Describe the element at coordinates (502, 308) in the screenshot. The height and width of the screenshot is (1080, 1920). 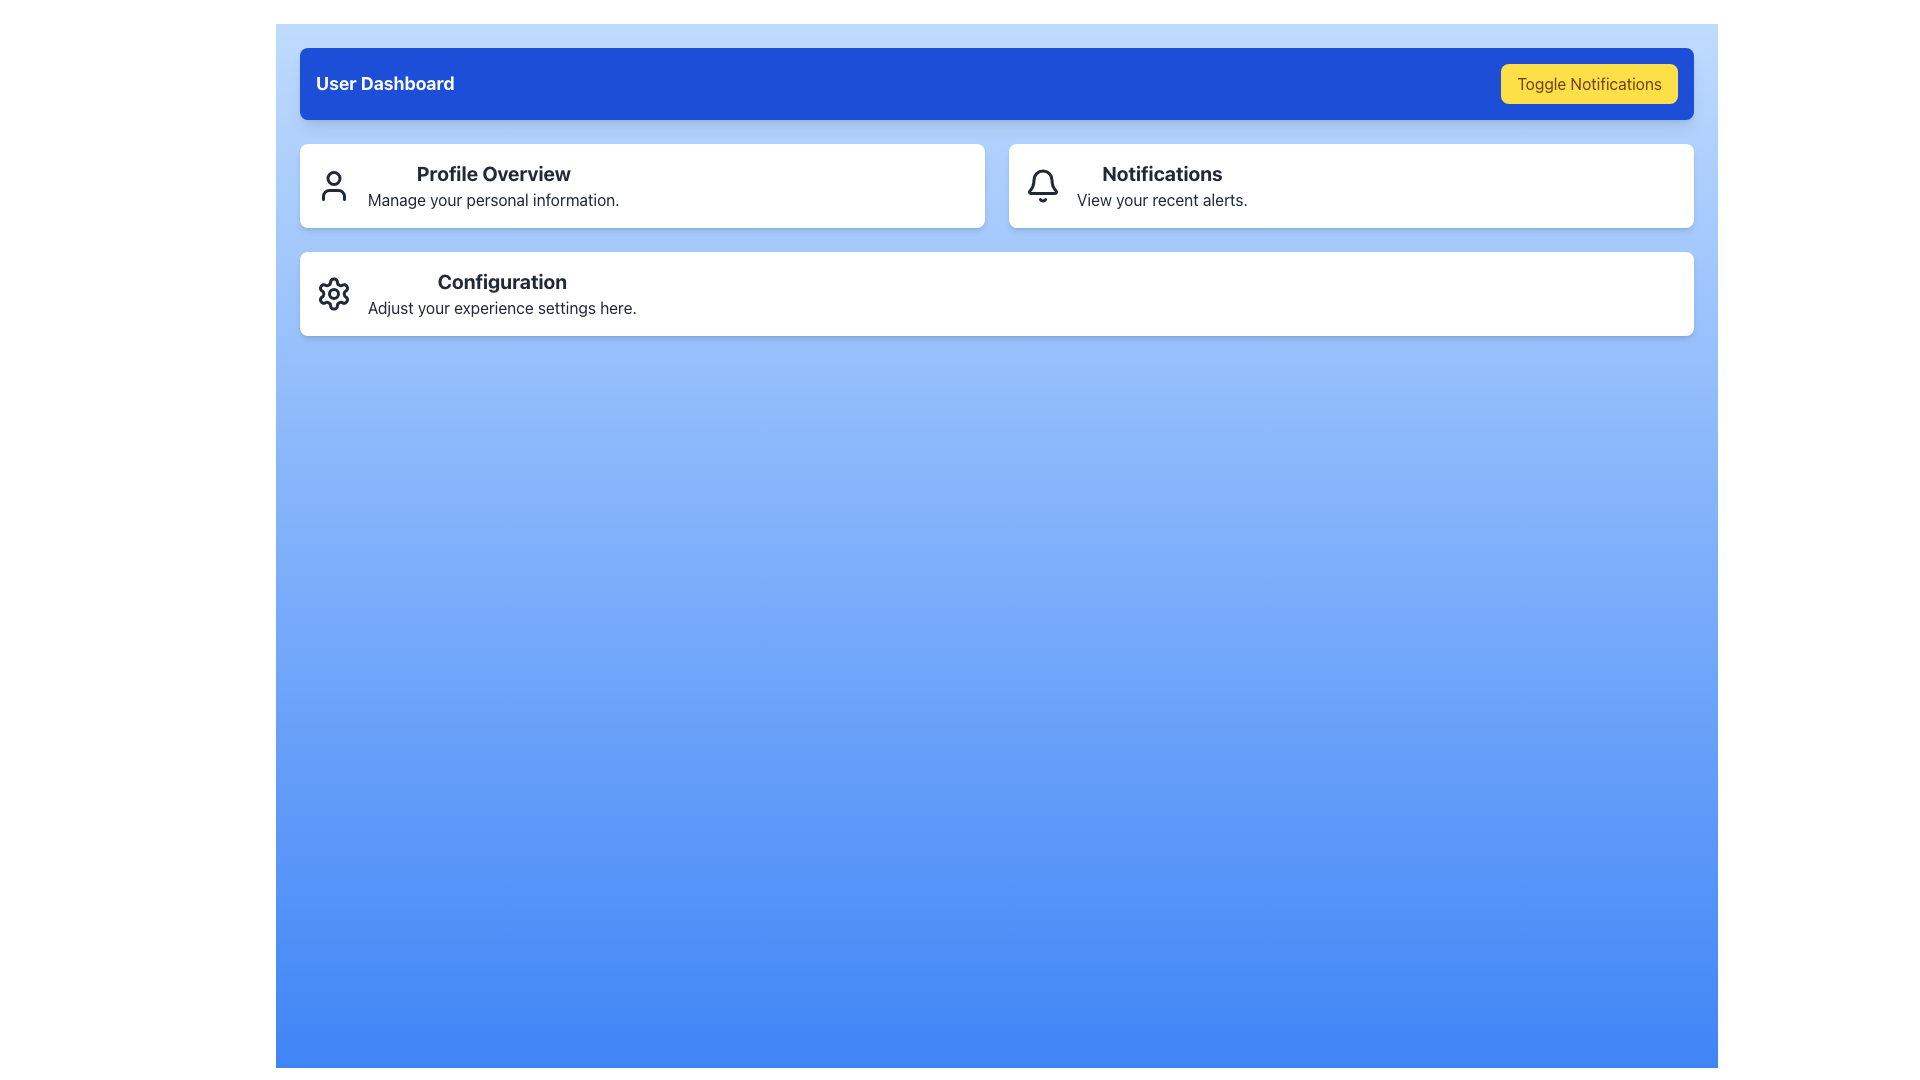
I see `the text label that reads 'Adjust your experience settings here.', which is styled in a clean sans-serif font and positioned directly below the bold title 'Configuration'` at that location.